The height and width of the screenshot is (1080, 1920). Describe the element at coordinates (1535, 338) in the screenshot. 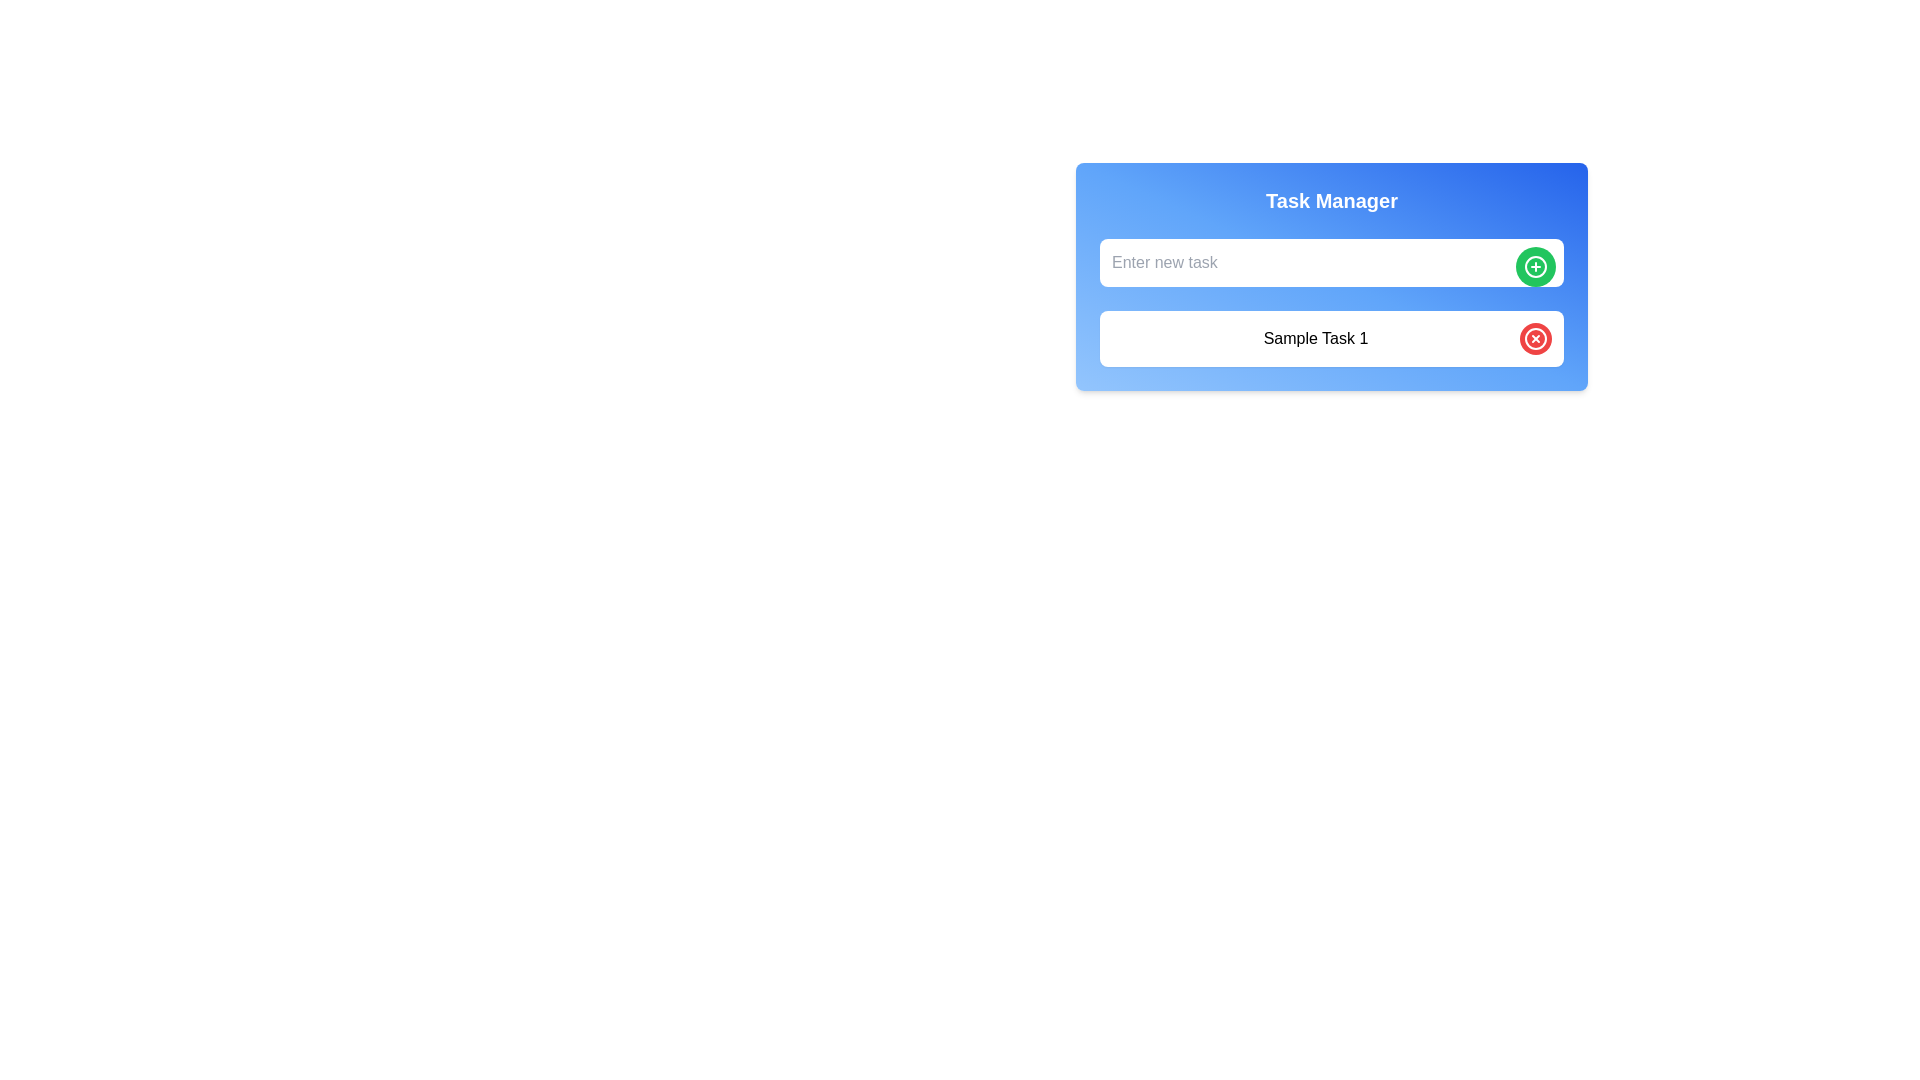

I see `the circular SVG graphic element located to the right of the task text 'Sample Task 1'` at that location.